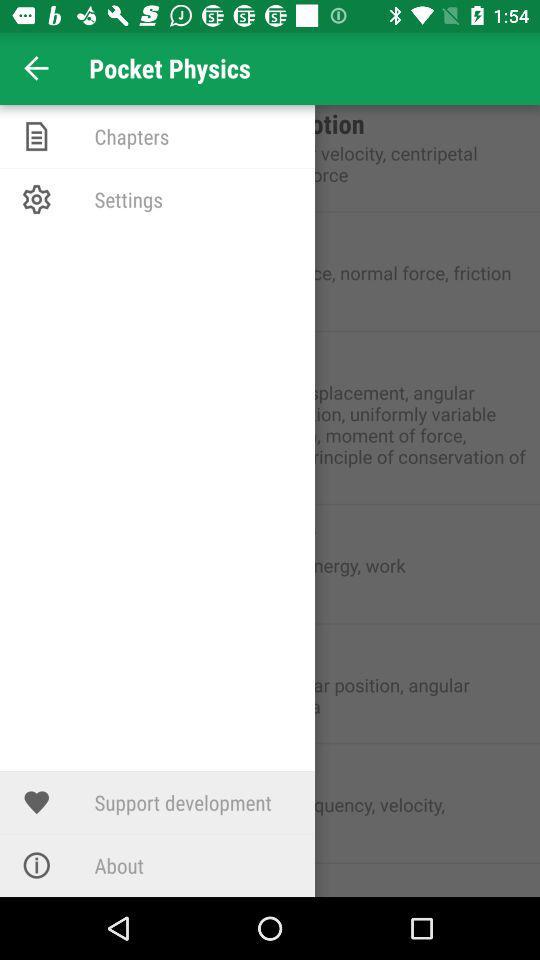 The width and height of the screenshot is (540, 960). Describe the element at coordinates (36, 68) in the screenshot. I see `the arrow_backward icon` at that location.